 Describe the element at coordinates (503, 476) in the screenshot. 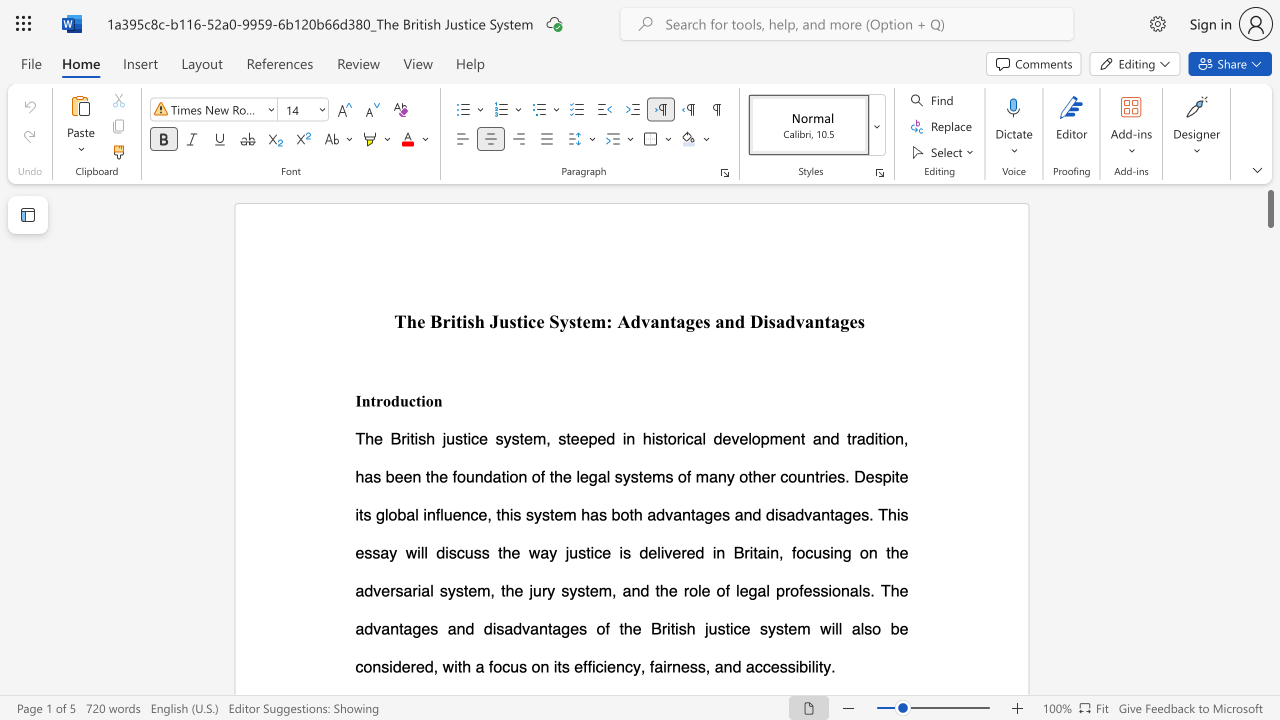

I see `the 10th character "t" in the text` at that location.